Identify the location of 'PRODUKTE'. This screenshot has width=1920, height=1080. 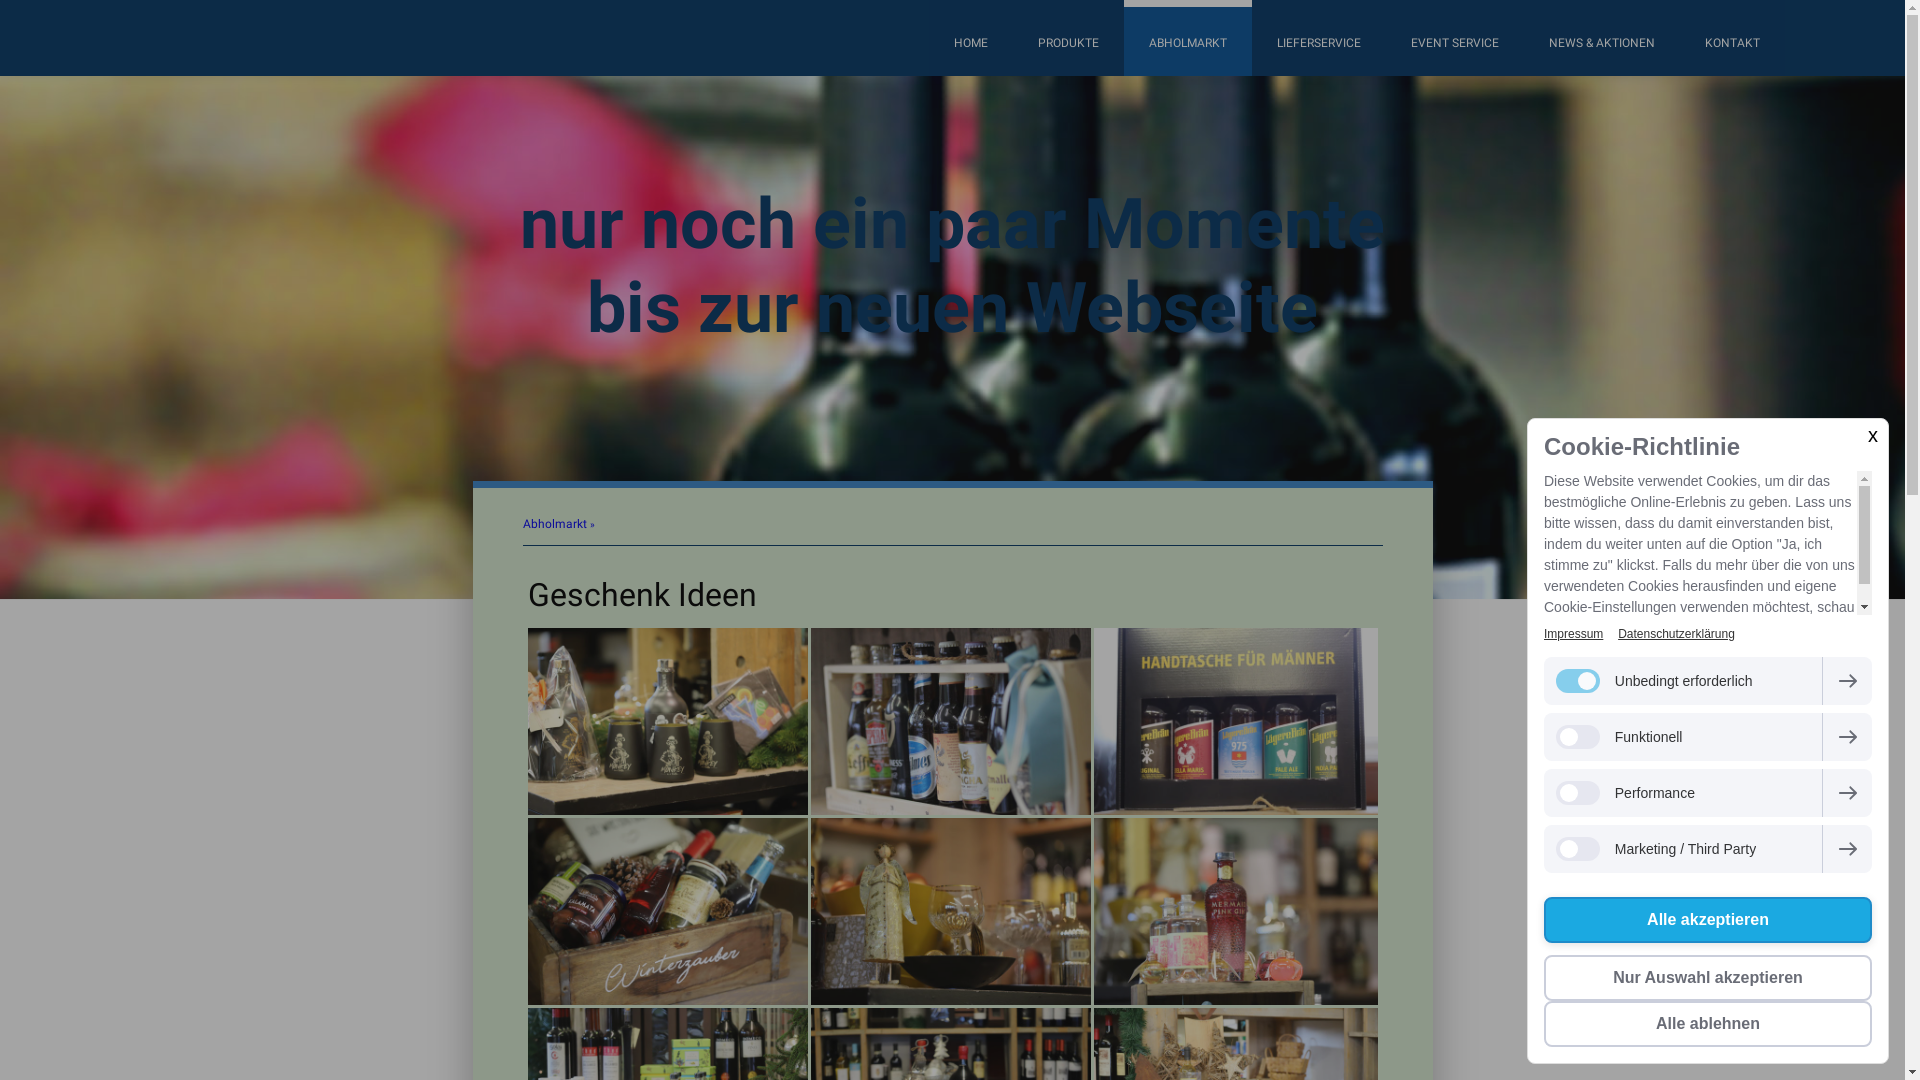
(1067, 38).